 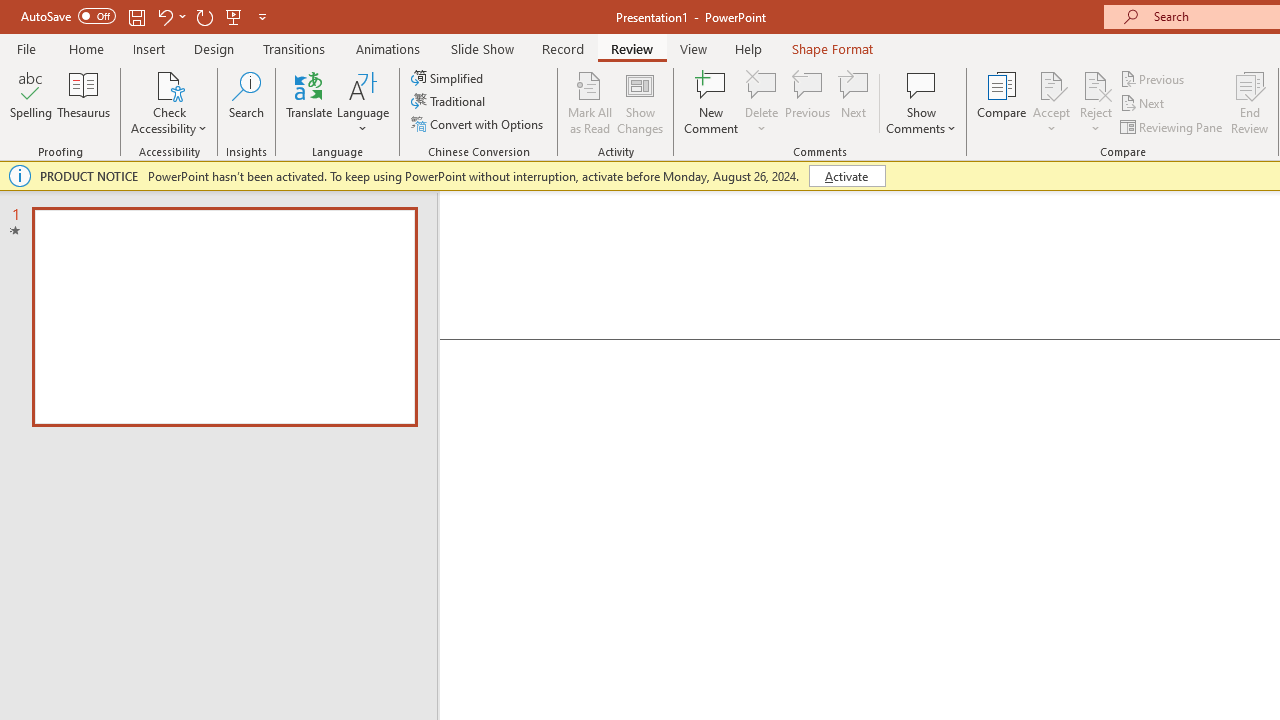 What do you see at coordinates (1002, 103) in the screenshot?
I see `'Compare'` at bounding box center [1002, 103].